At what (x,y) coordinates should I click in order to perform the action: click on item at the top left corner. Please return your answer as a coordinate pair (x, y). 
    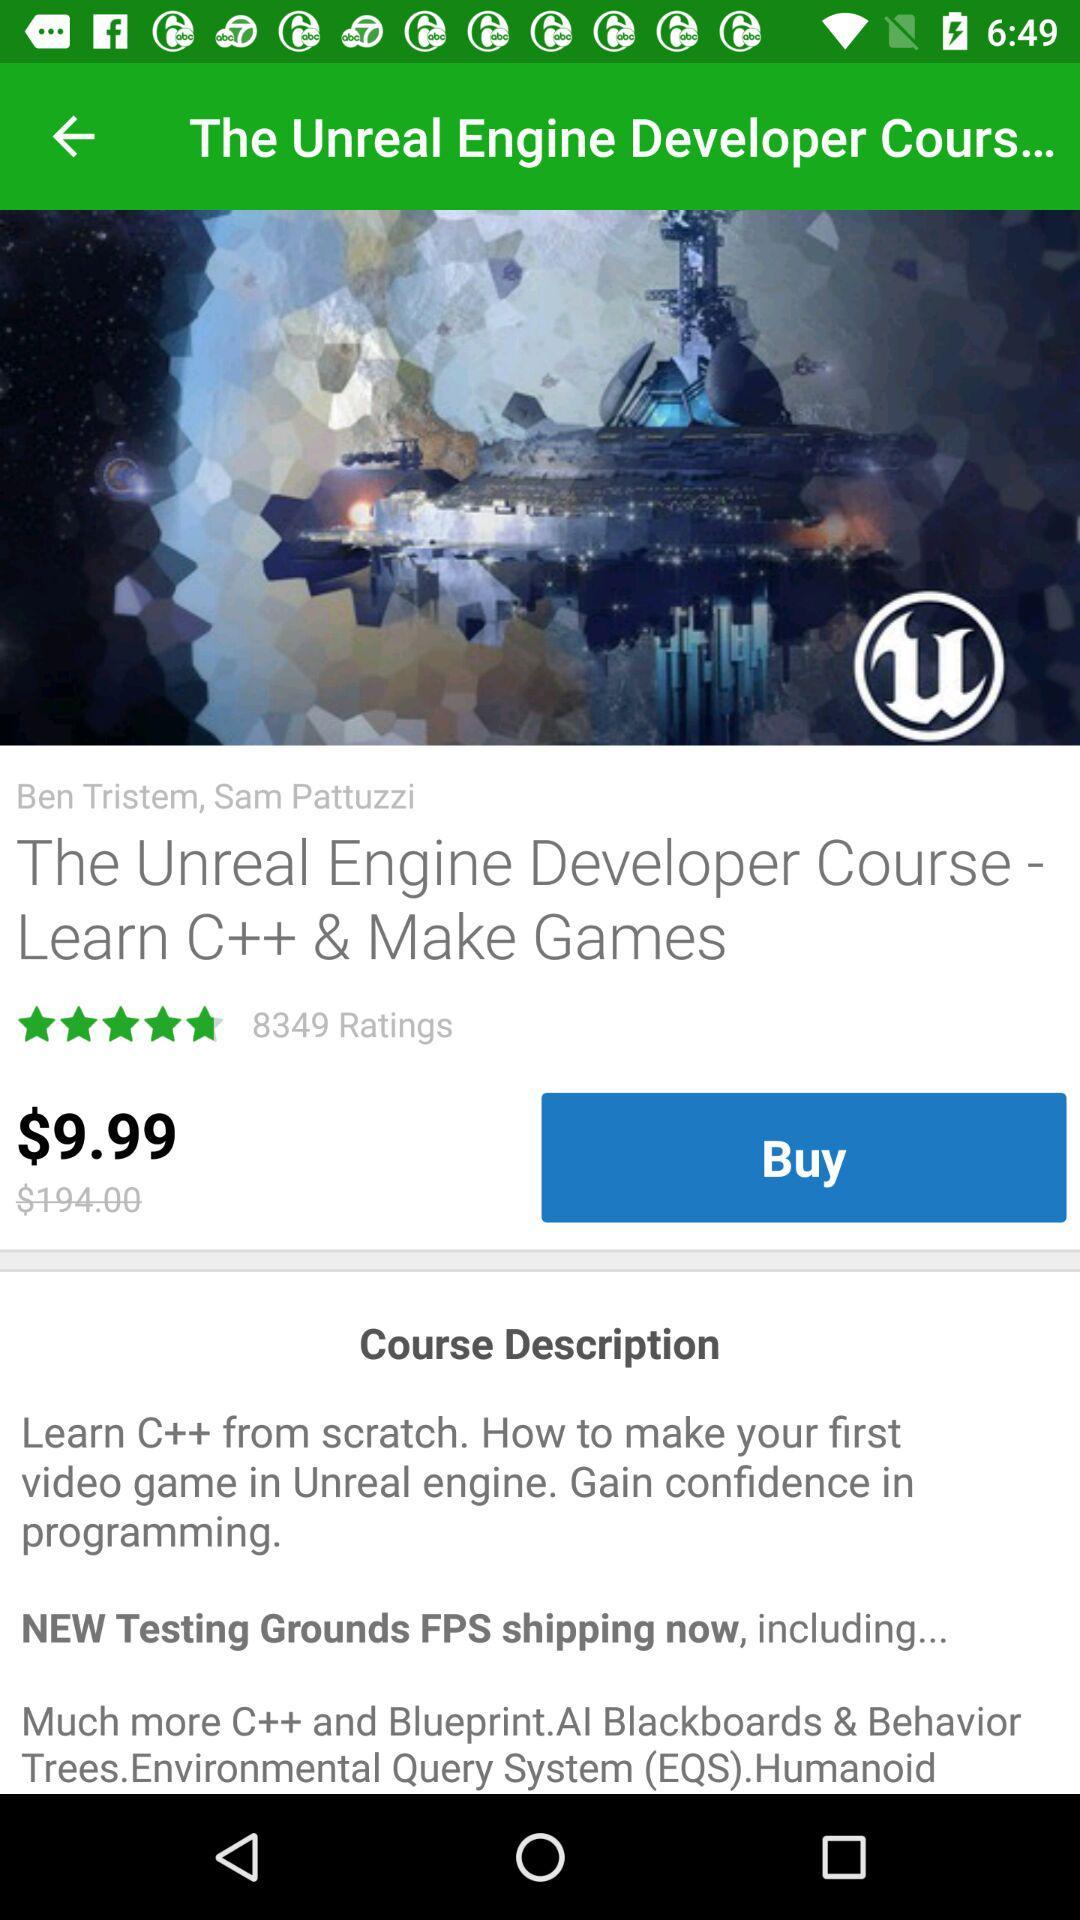
    Looking at the image, I should click on (72, 135).